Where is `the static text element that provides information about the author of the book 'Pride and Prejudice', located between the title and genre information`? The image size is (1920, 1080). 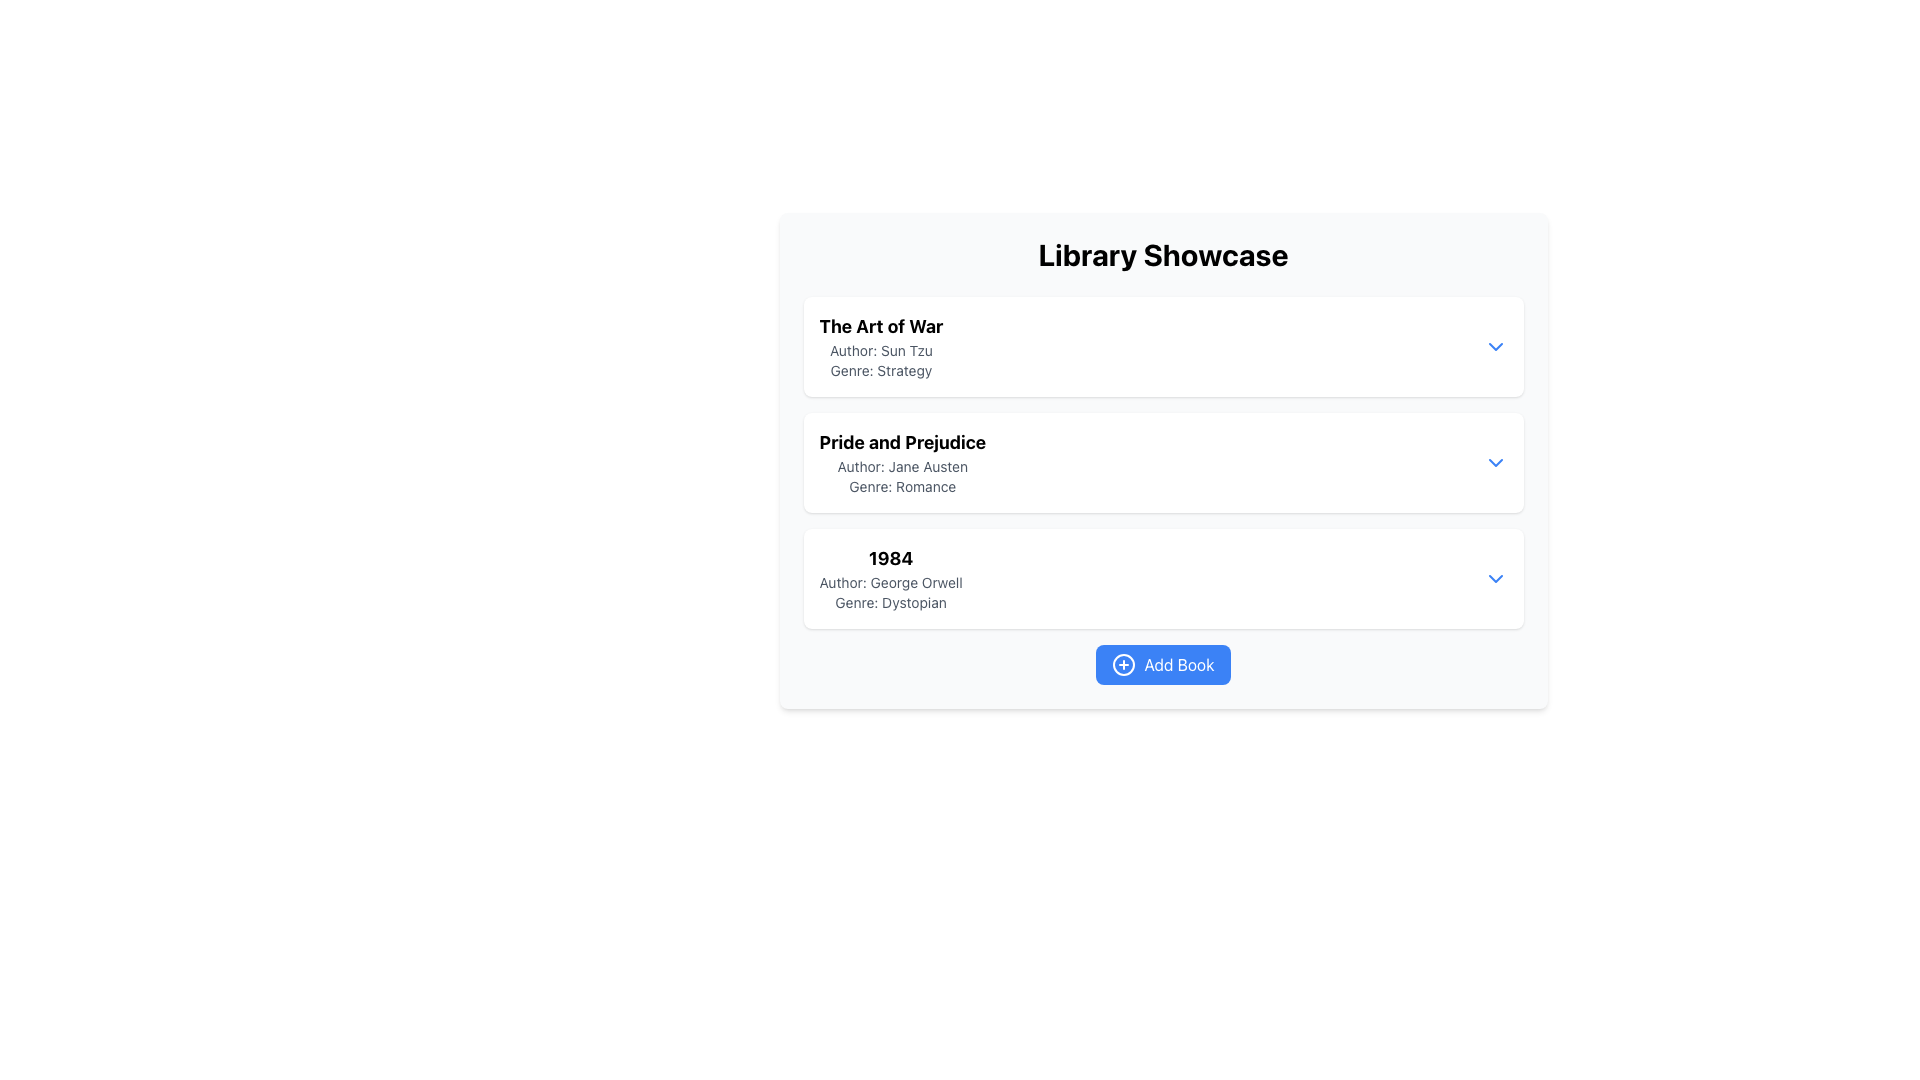
the static text element that provides information about the author of the book 'Pride and Prejudice', located between the title and genre information is located at coordinates (901, 466).